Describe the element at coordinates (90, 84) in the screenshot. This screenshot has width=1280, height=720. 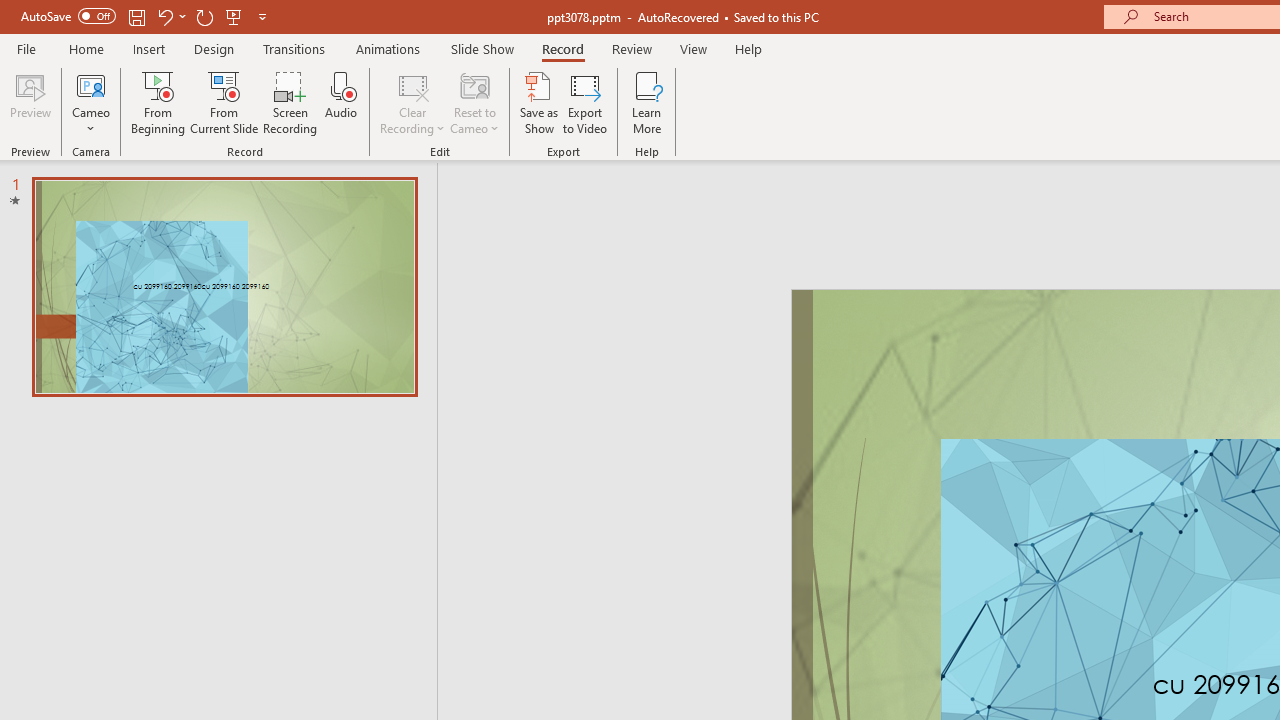
I see `'Cameo'` at that location.